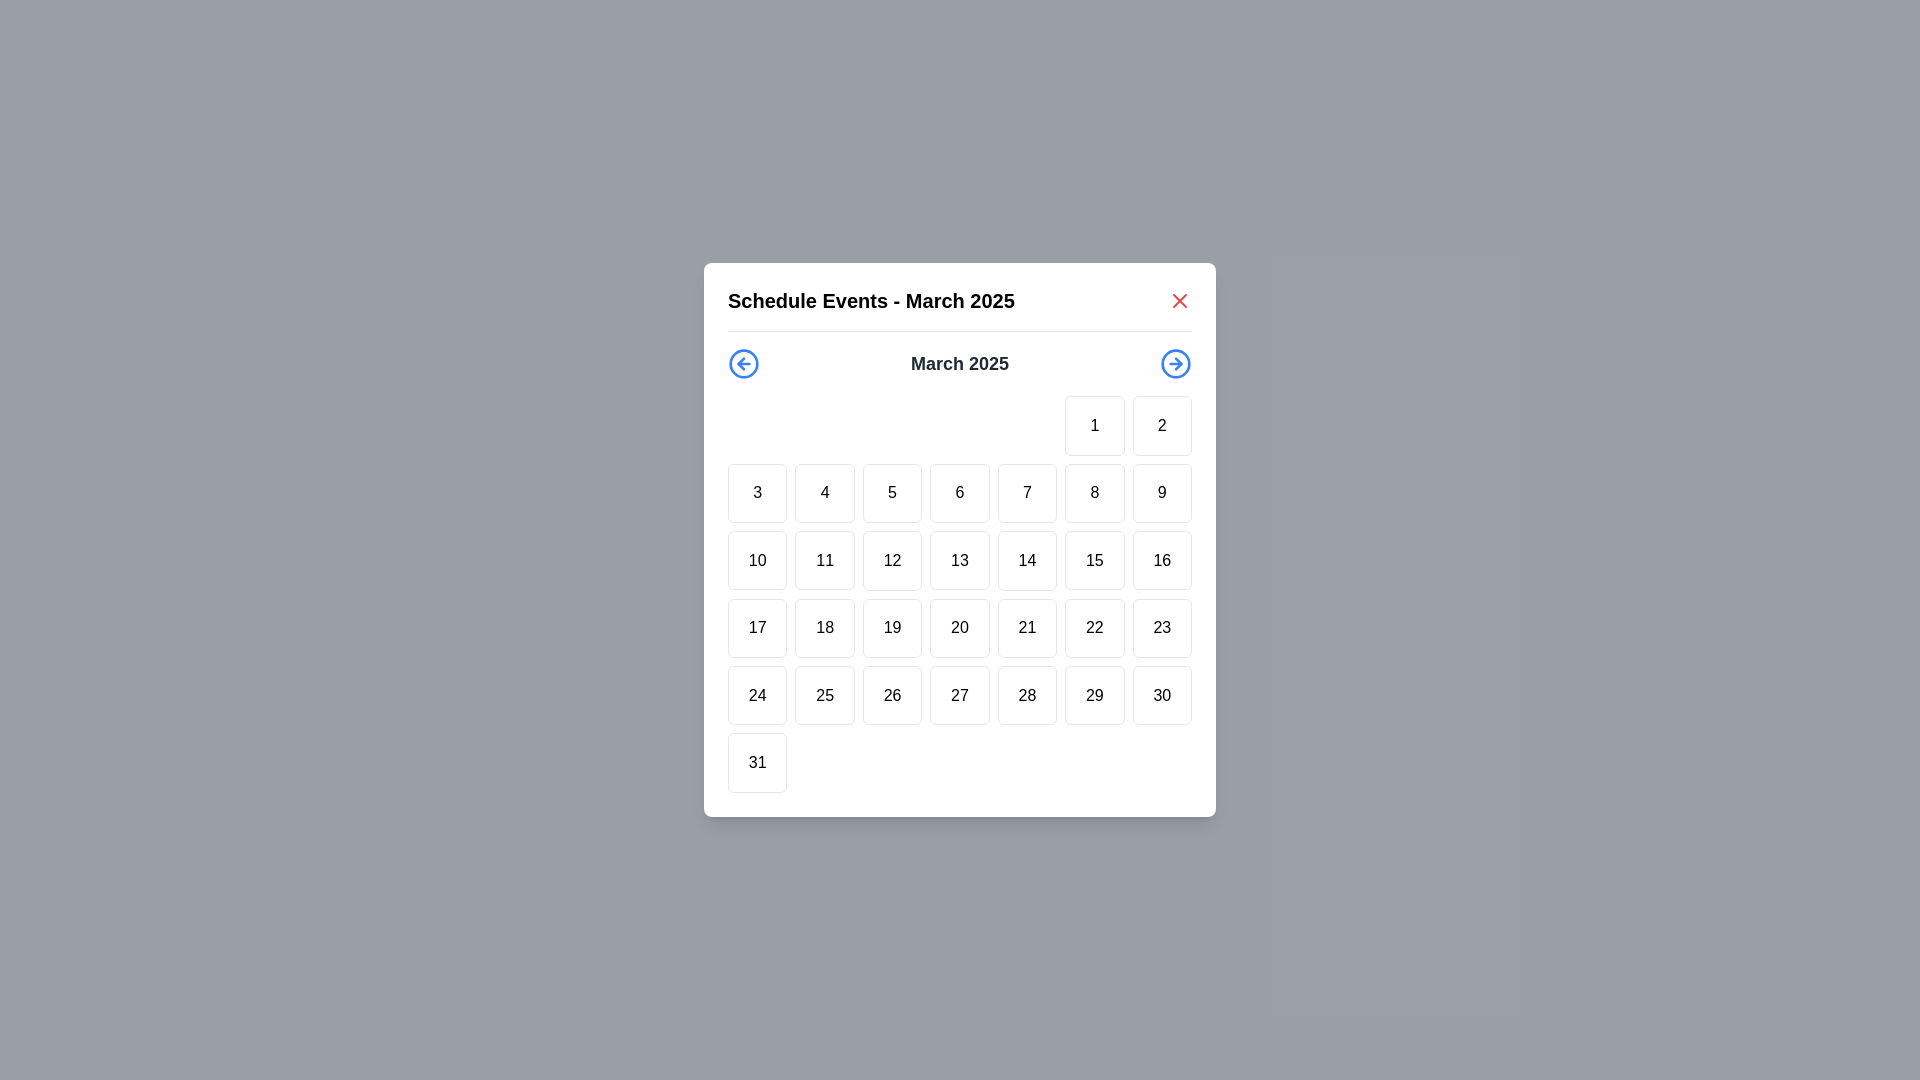 The image size is (1920, 1080). Describe the element at coordinates (1176, 363) in the screenshot. I see `the Navigation Button located in the top-right corner of the calendar interface, next to the 'March 2025' title` at that location.